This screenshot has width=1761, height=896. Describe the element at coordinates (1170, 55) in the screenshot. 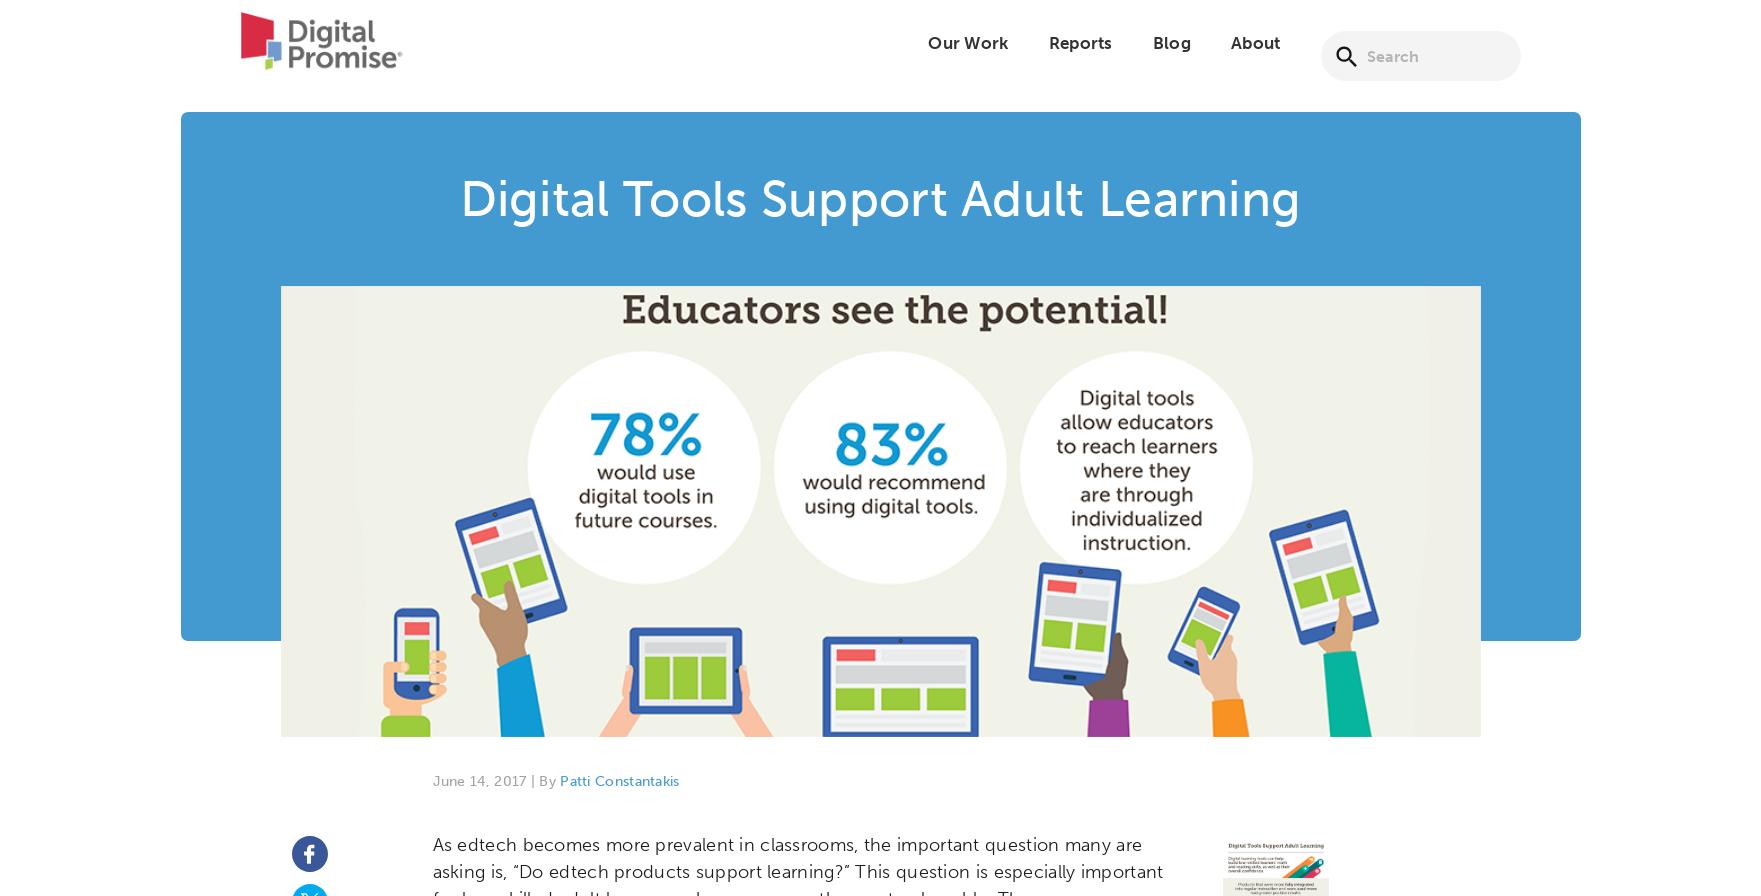

I see `'Blog'` at that location.